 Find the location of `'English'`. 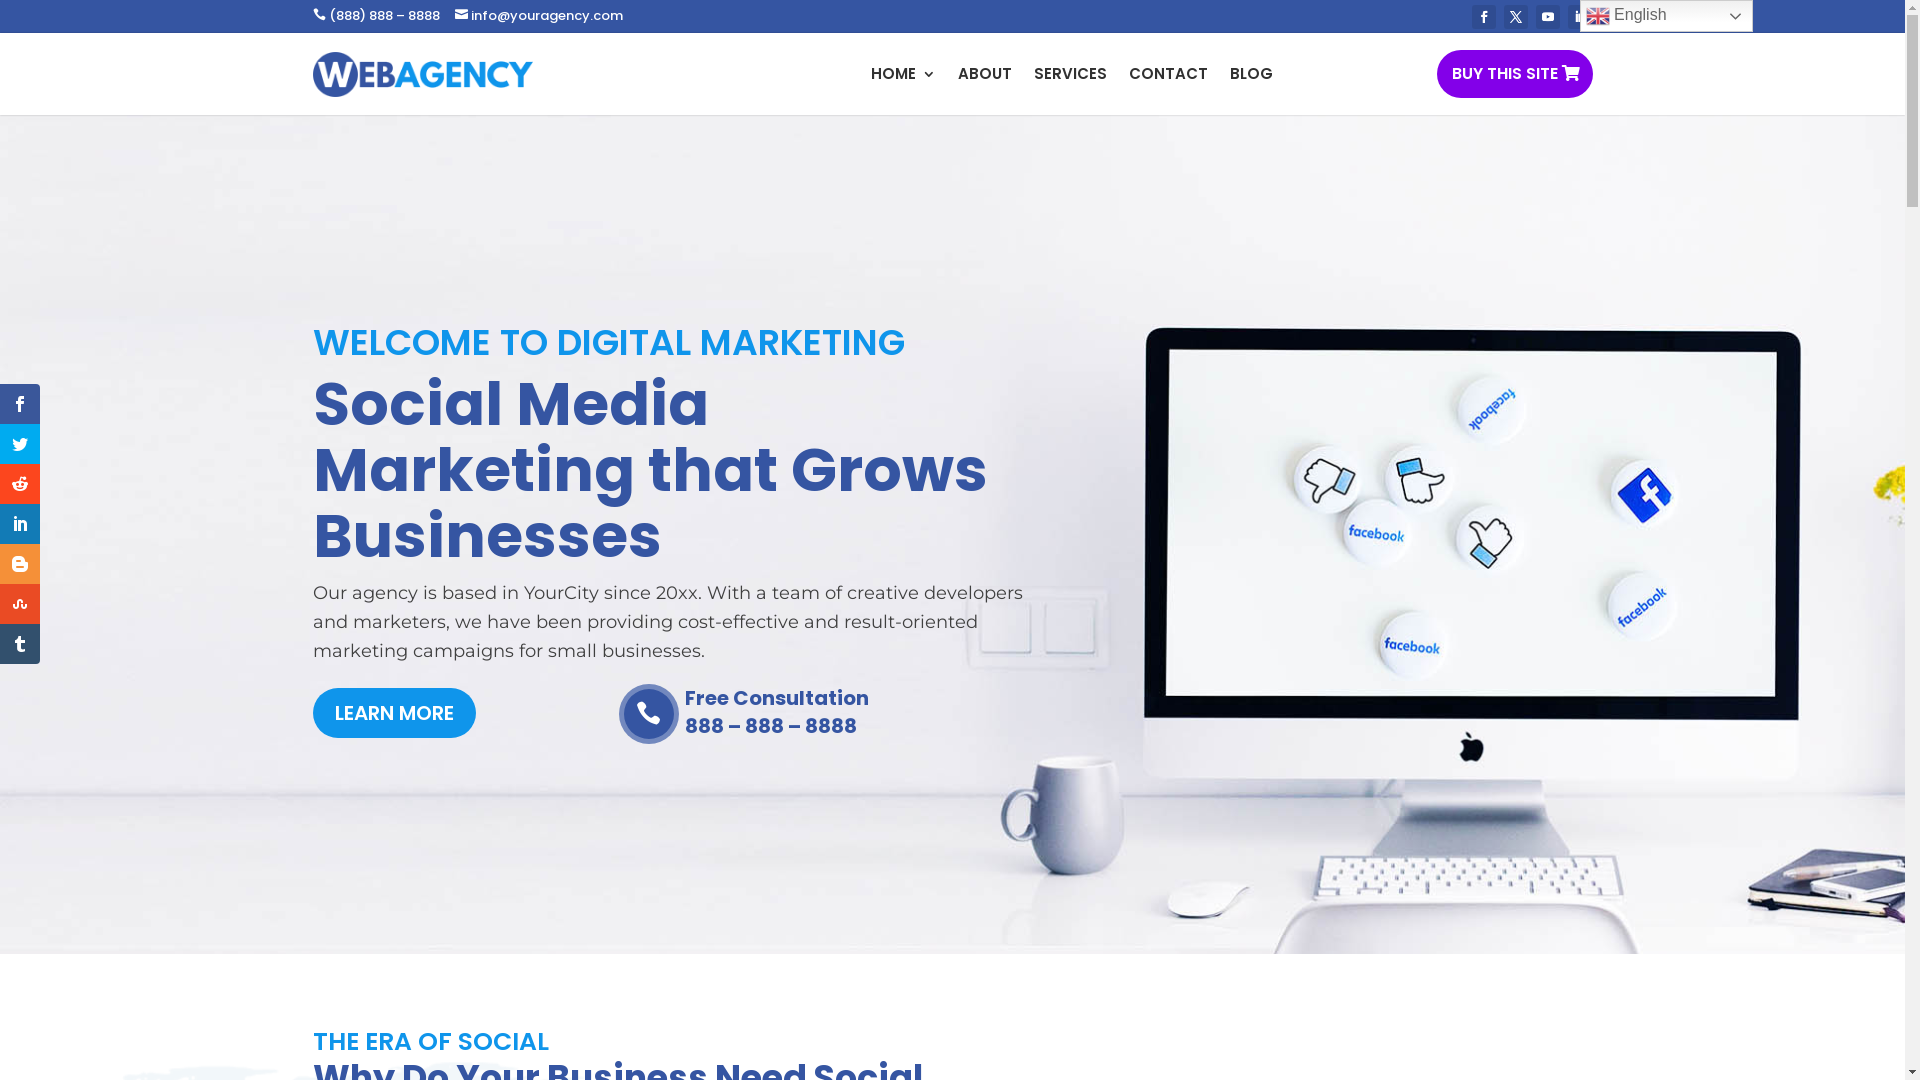

'English' is located at coordinates (1666, 15).